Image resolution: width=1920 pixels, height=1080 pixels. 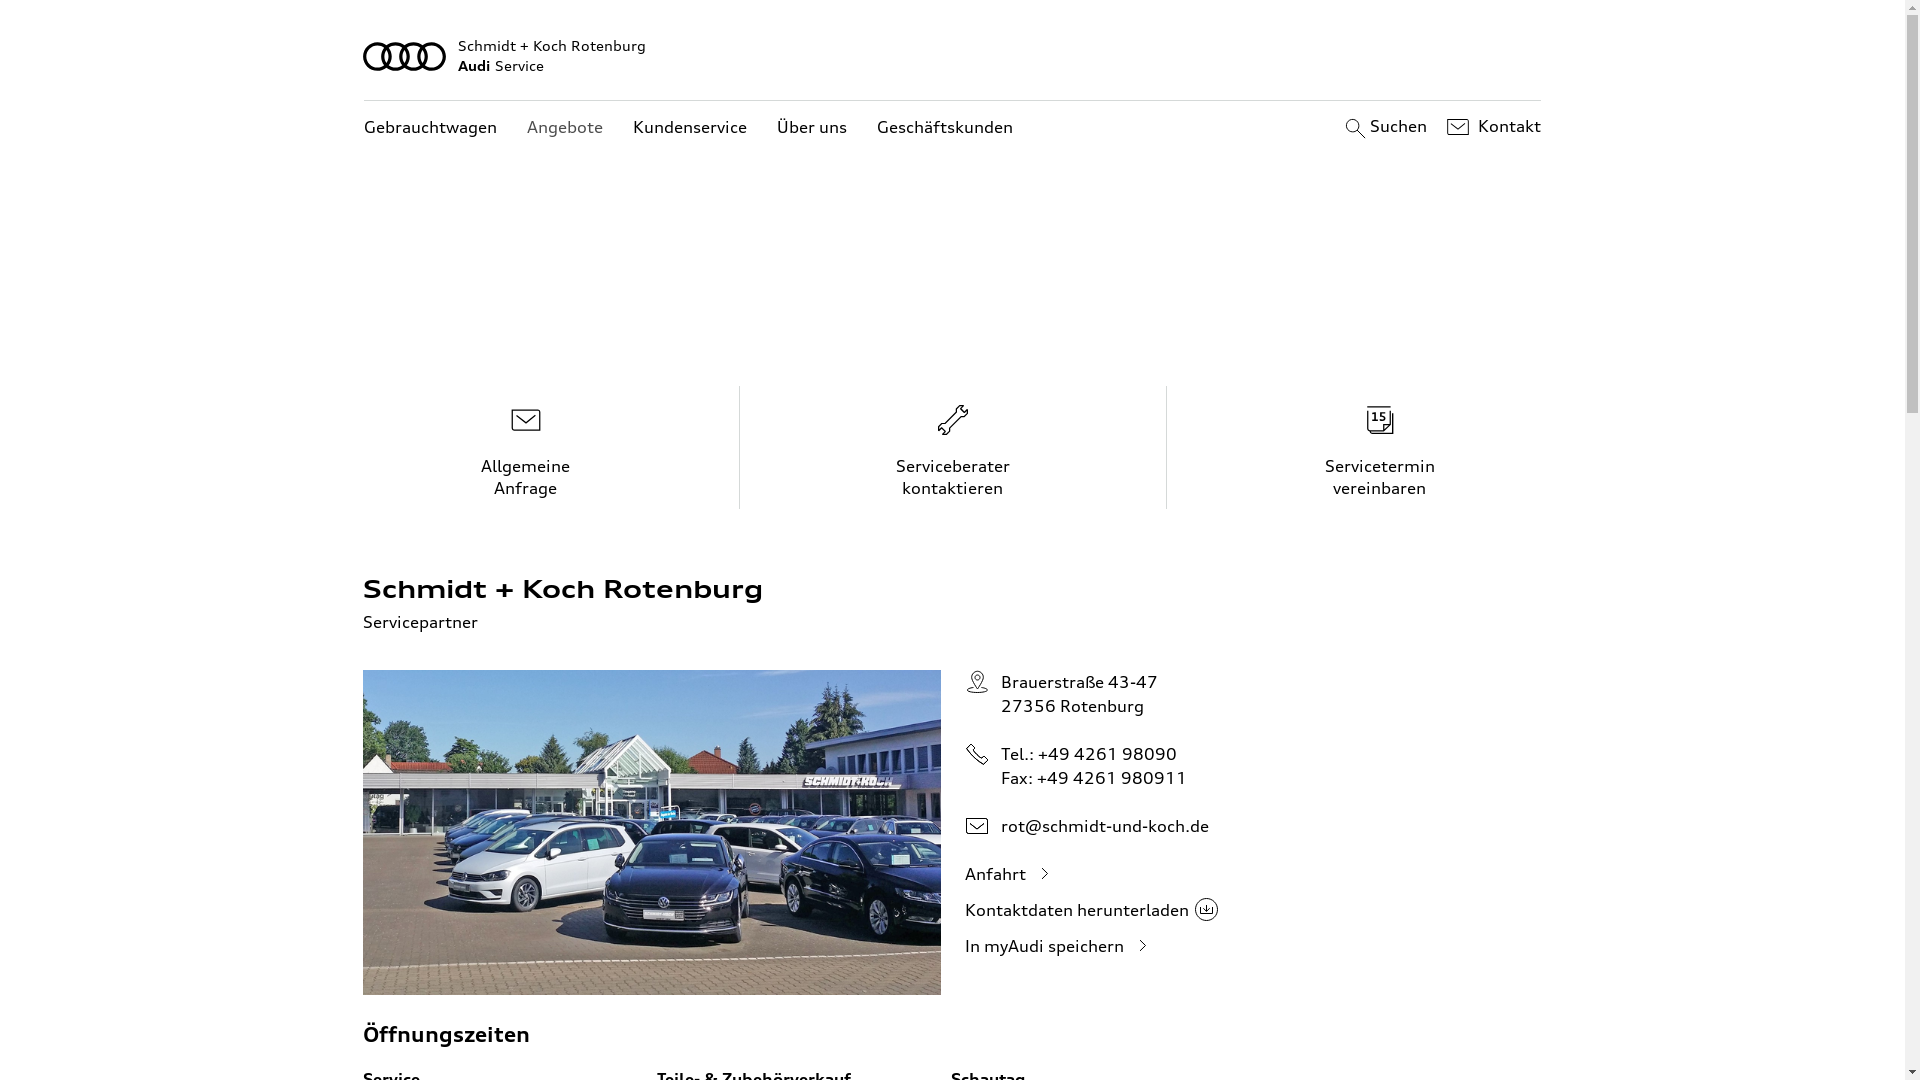 What do you see at coordinates (1382, 127) in the screenshot?
I see `'Suchen'` at bounding box center [1382, 127].